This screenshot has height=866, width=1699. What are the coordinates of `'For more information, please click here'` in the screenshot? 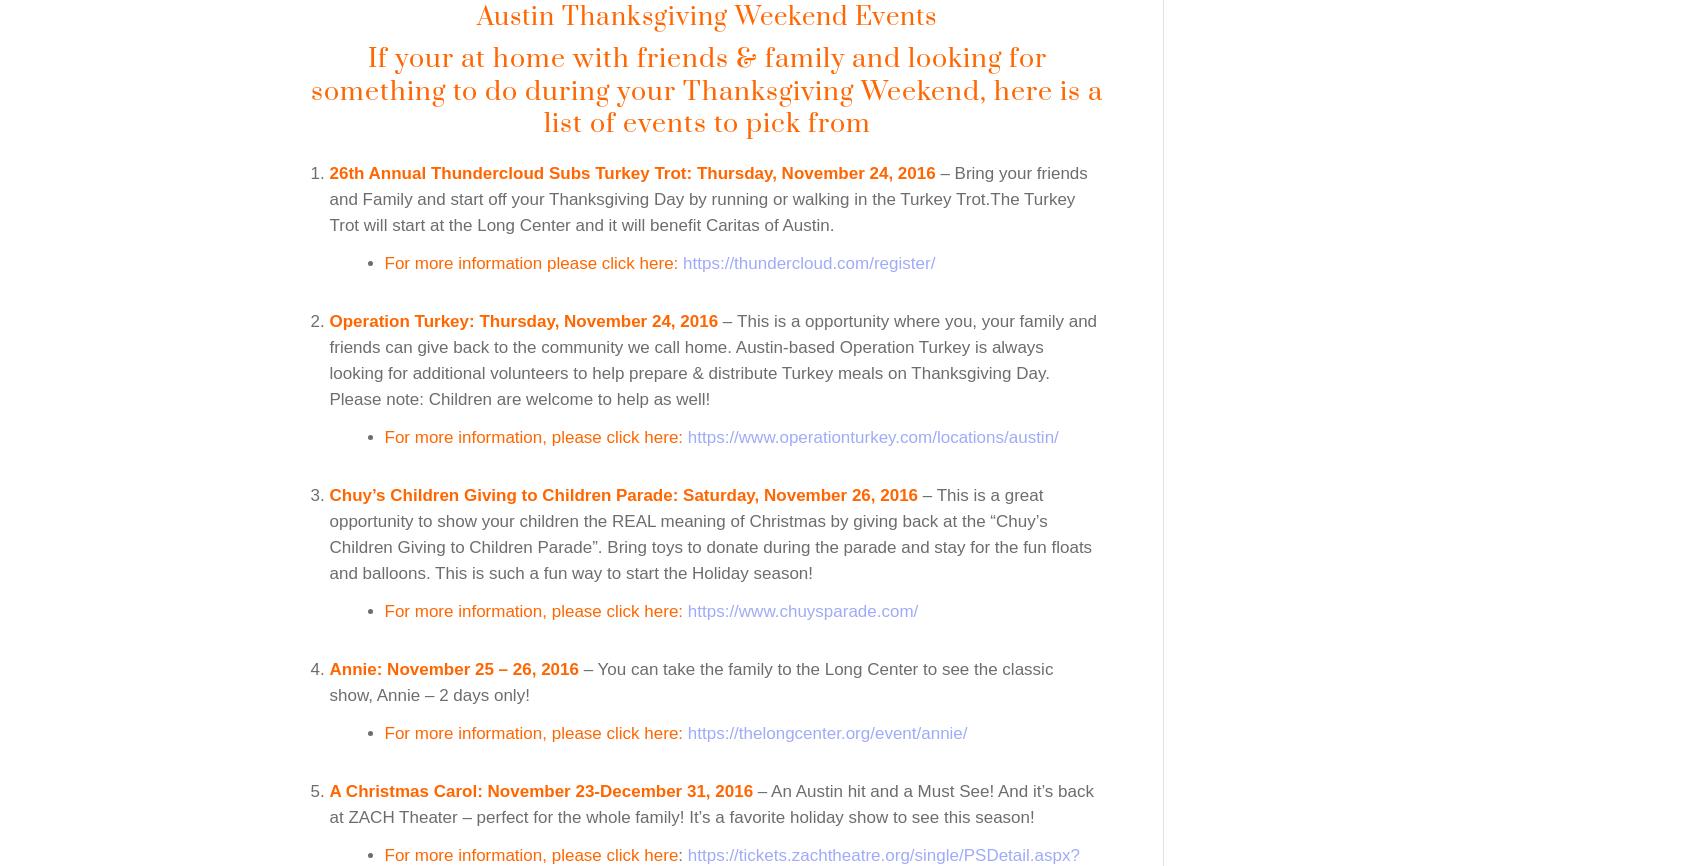 It's located at (529, 853).